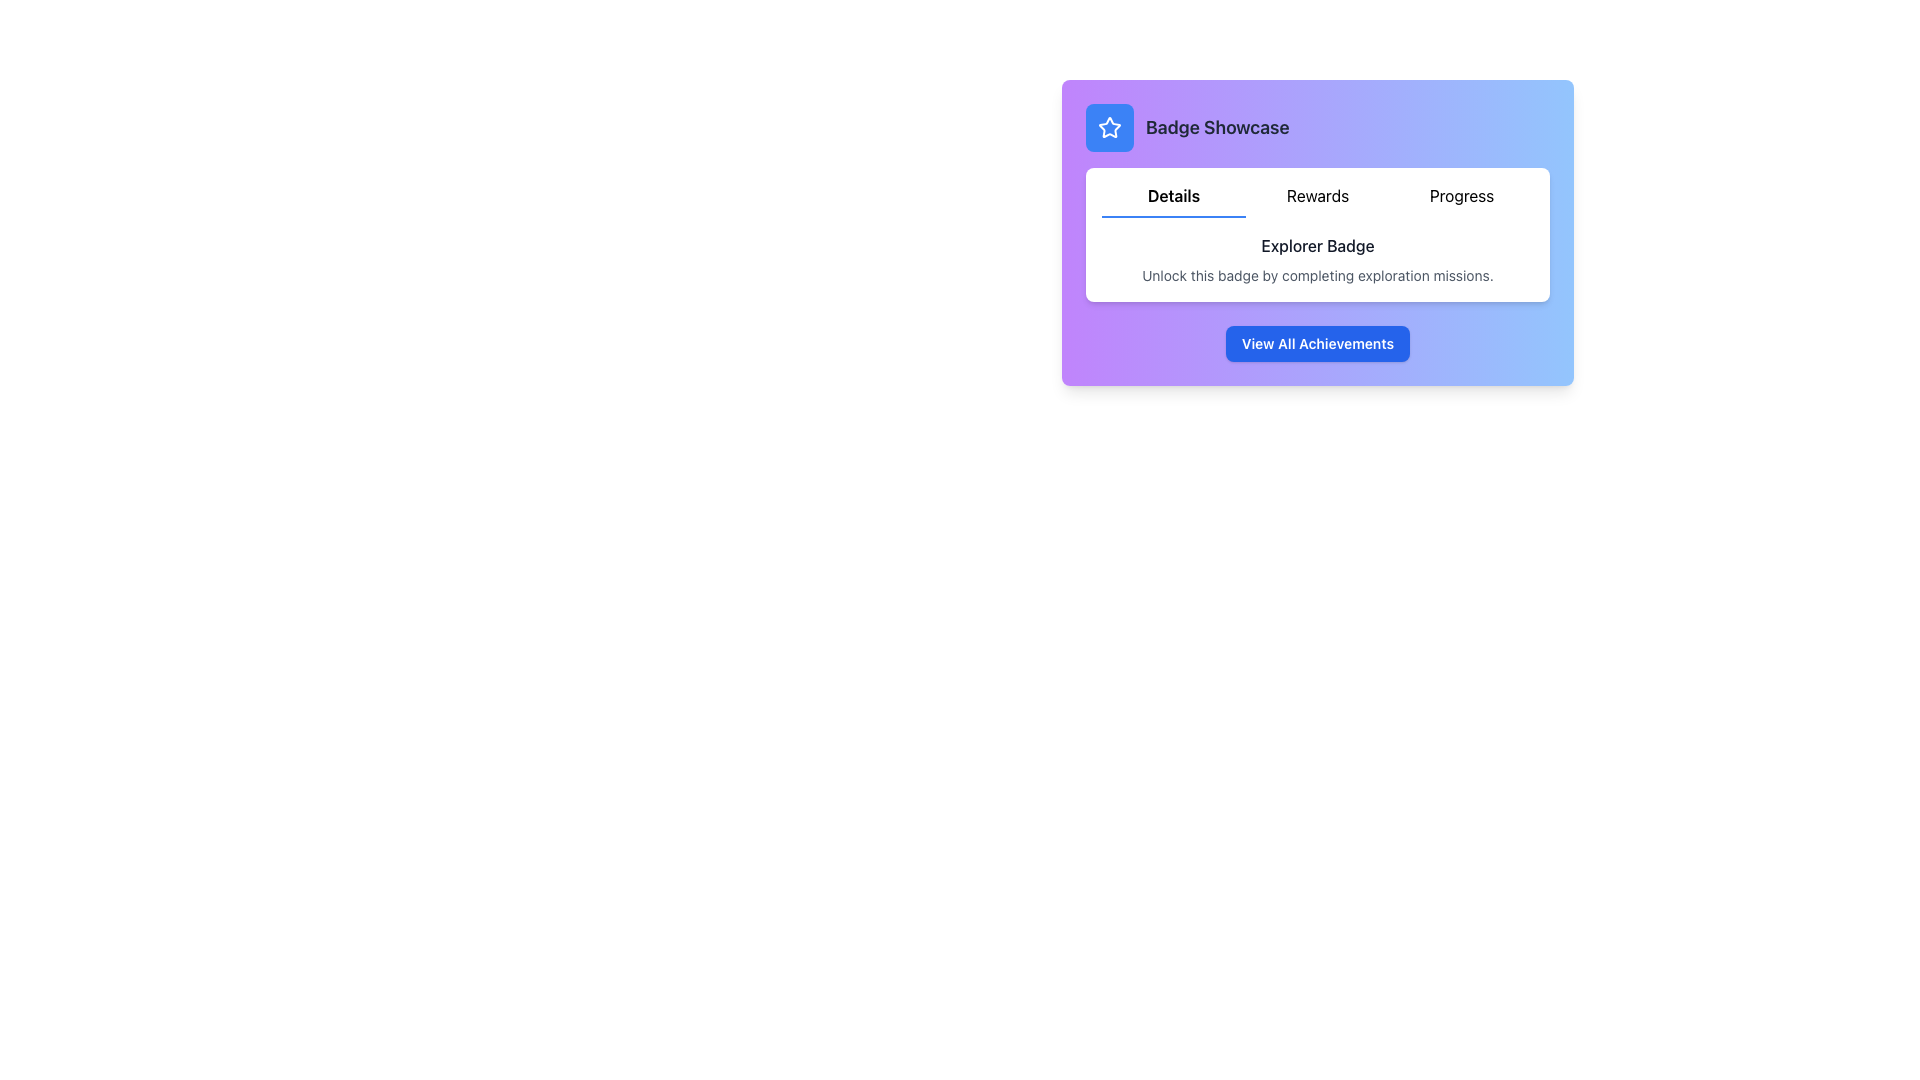  What do you see at coordinates (1108, 127) in the screenshot?
I see `the blue rectangular button with a white star icon, located to the left of the 'Badge Showcase' text` at bounding box center [1108, 127].